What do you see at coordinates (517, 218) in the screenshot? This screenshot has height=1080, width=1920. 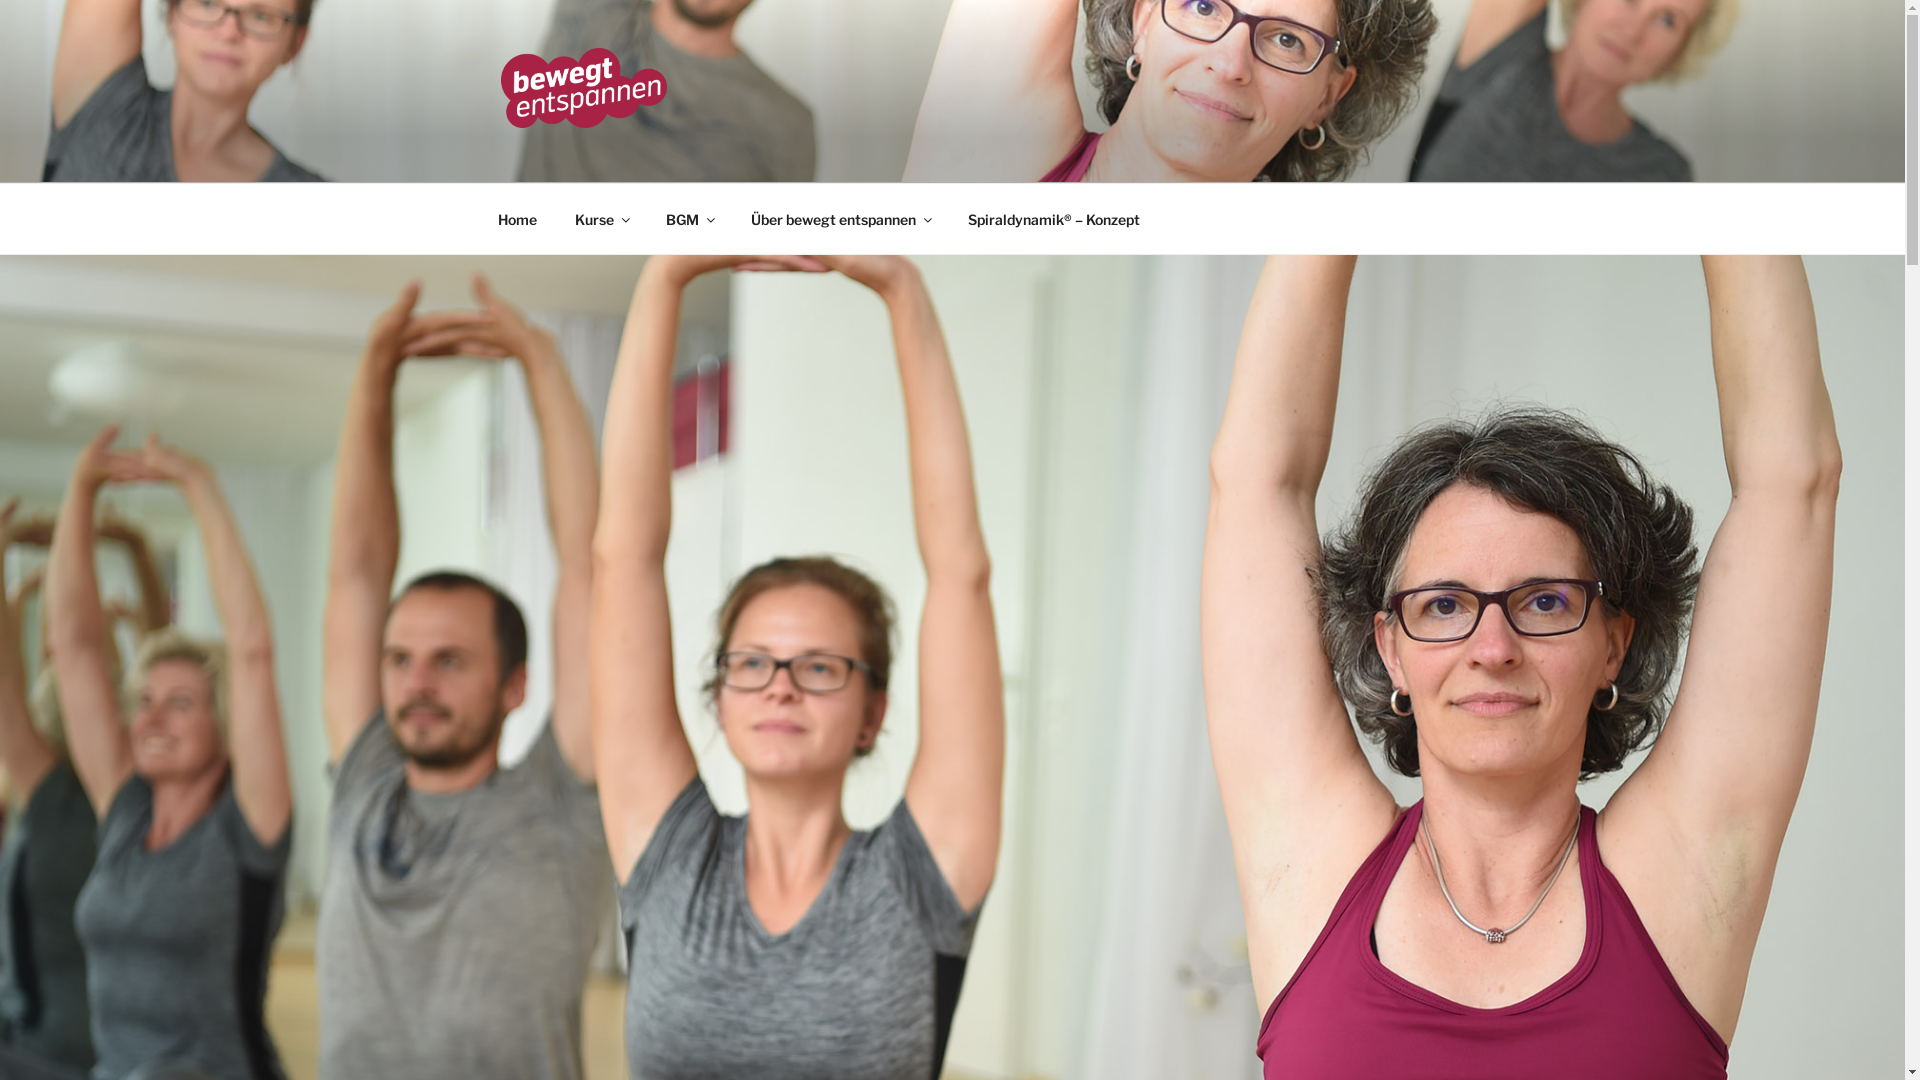 I see `'Home'` at bounding box center [517, 218].